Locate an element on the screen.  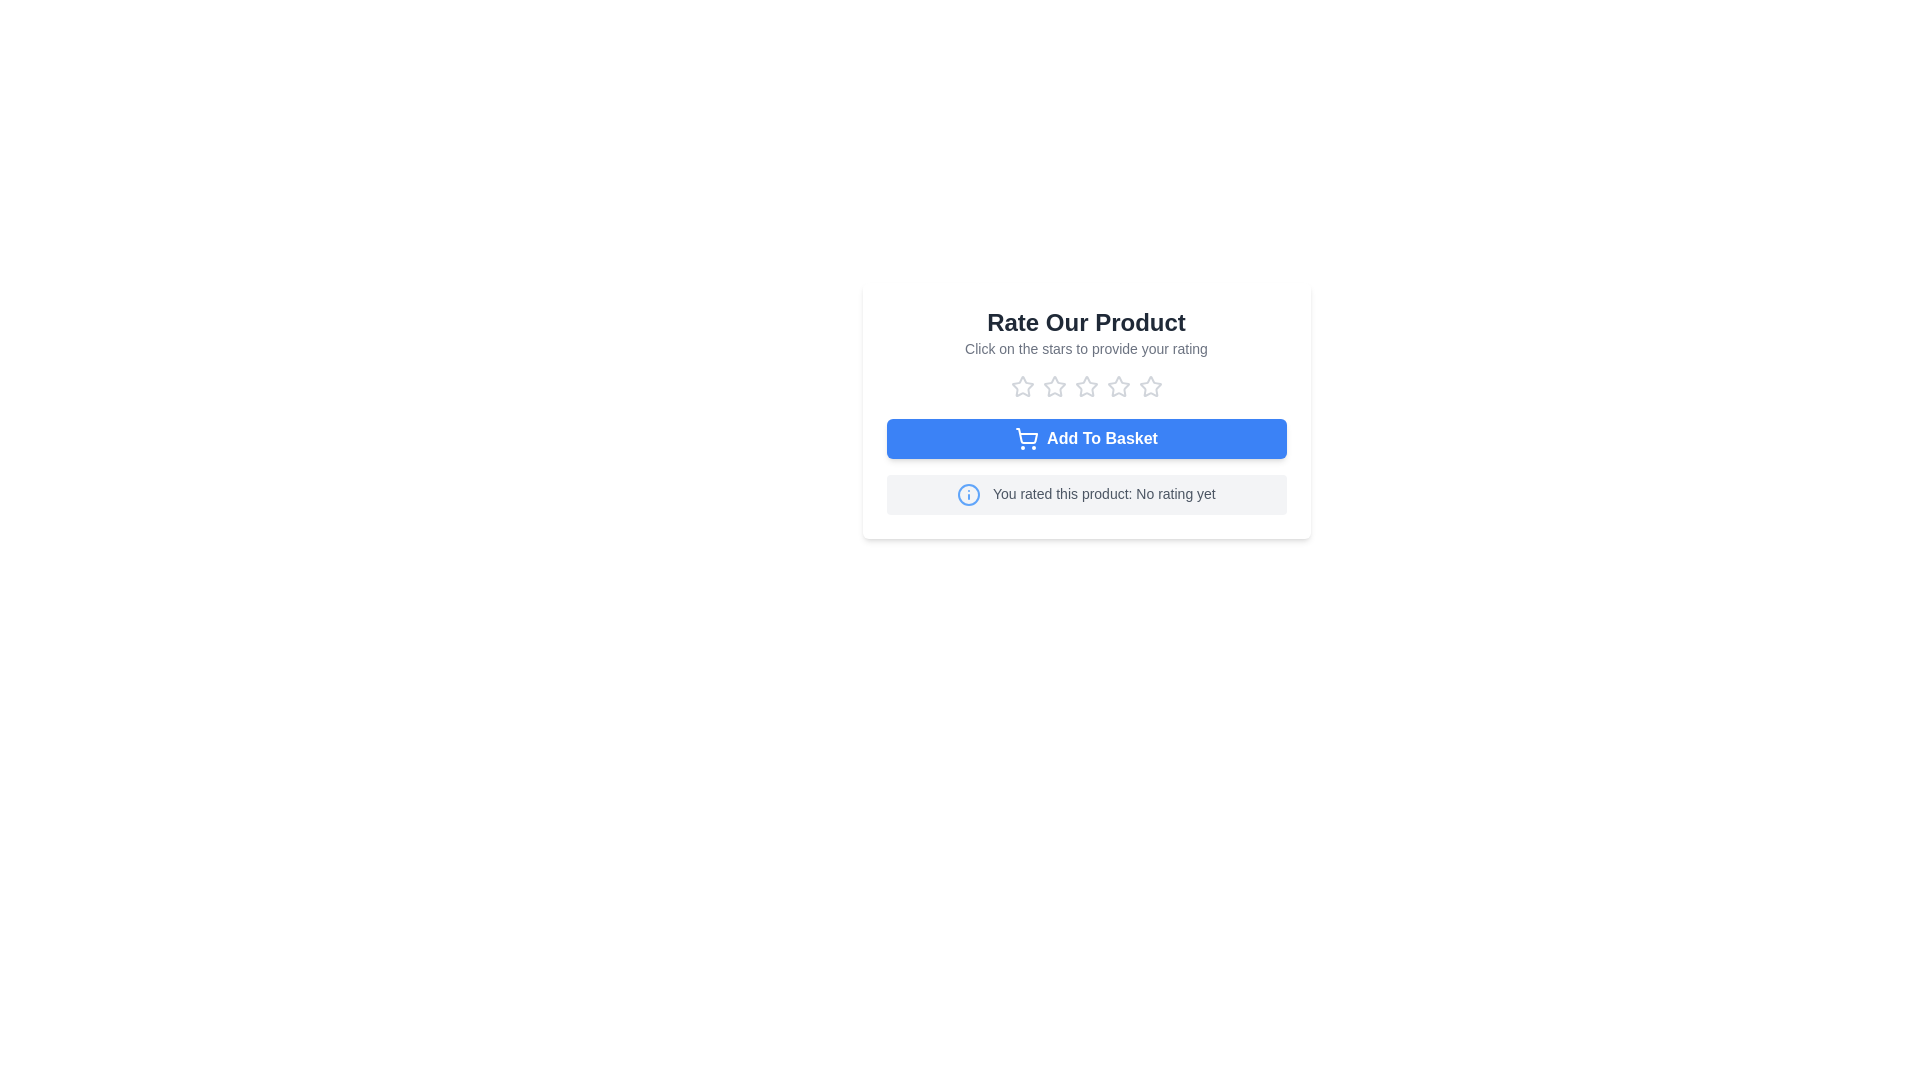
the first star icon in the 'Rate Our Product' section, which is part of a series of five rating stars, located above the 'Add To Basket' button is located at coordinates (1022, 386).